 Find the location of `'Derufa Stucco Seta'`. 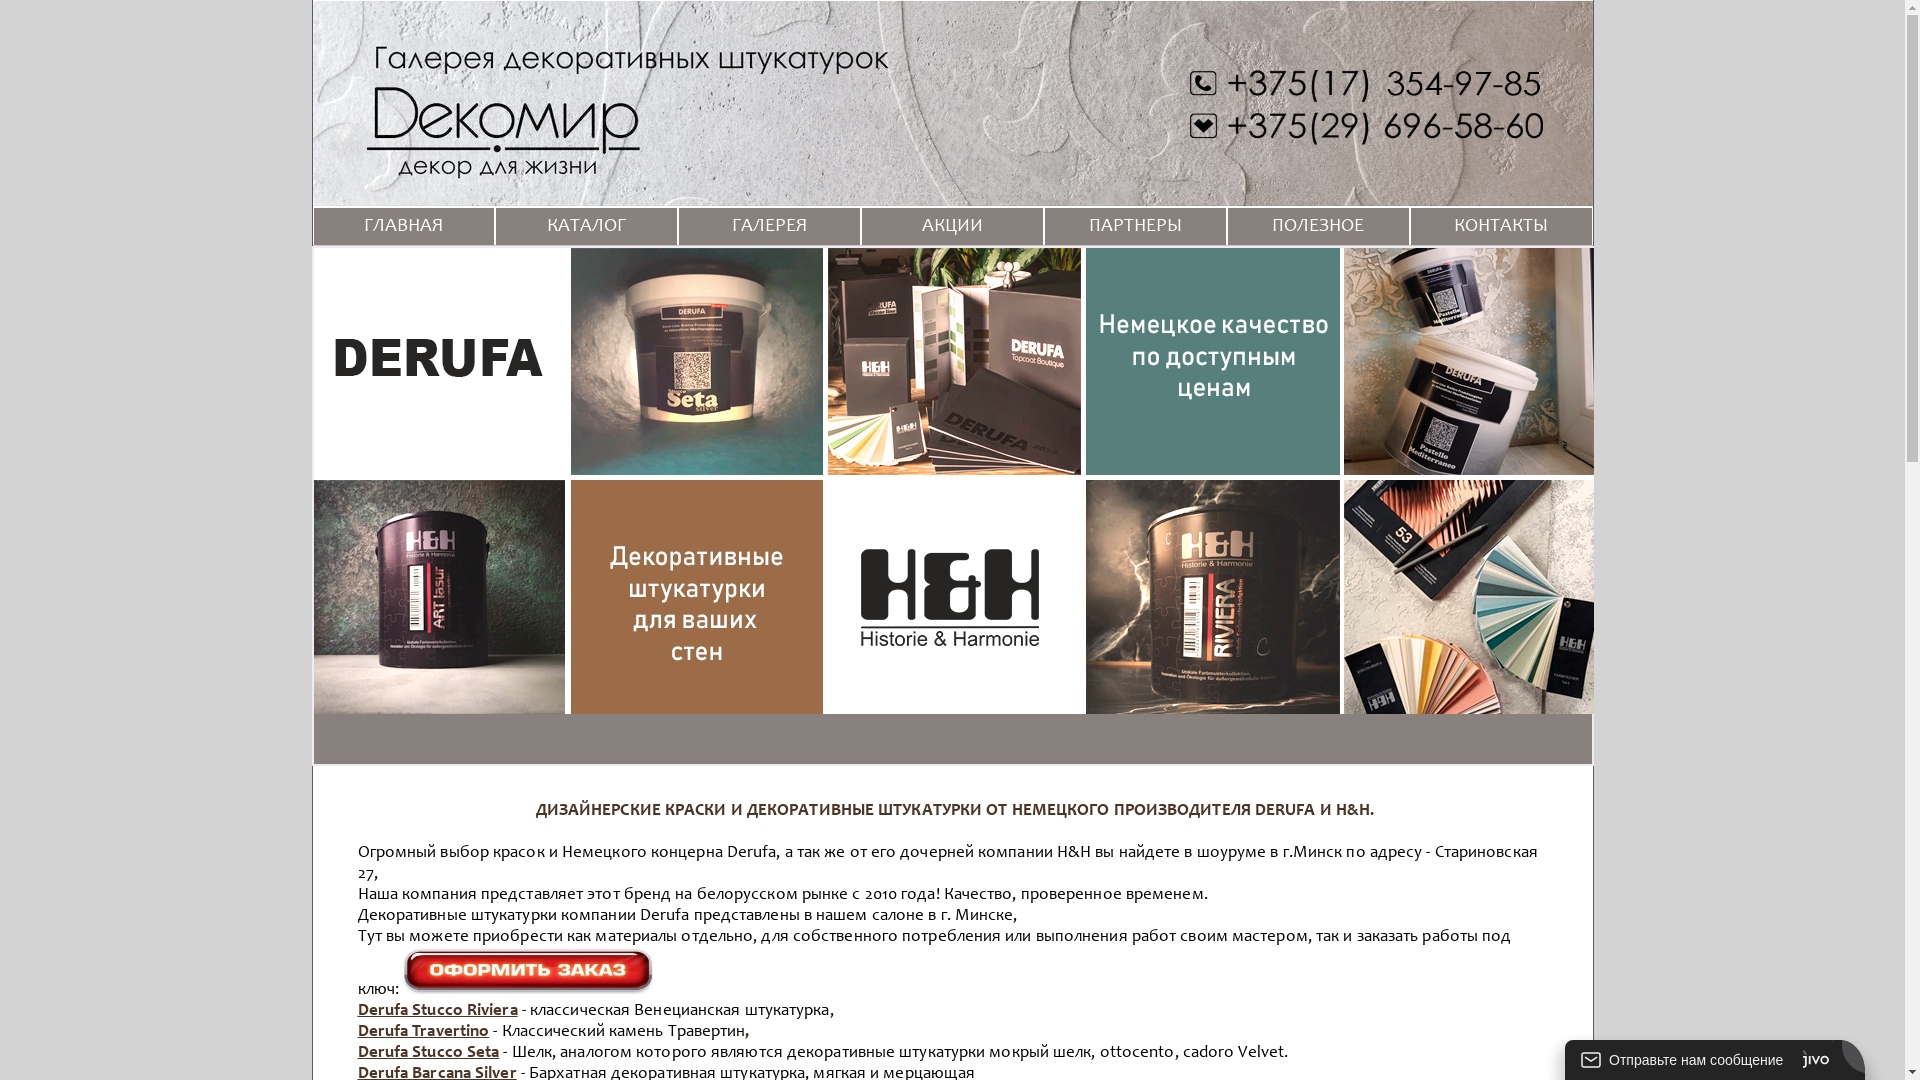

'Derufa Stucco Seta' is located at coordinates (427, 1052).